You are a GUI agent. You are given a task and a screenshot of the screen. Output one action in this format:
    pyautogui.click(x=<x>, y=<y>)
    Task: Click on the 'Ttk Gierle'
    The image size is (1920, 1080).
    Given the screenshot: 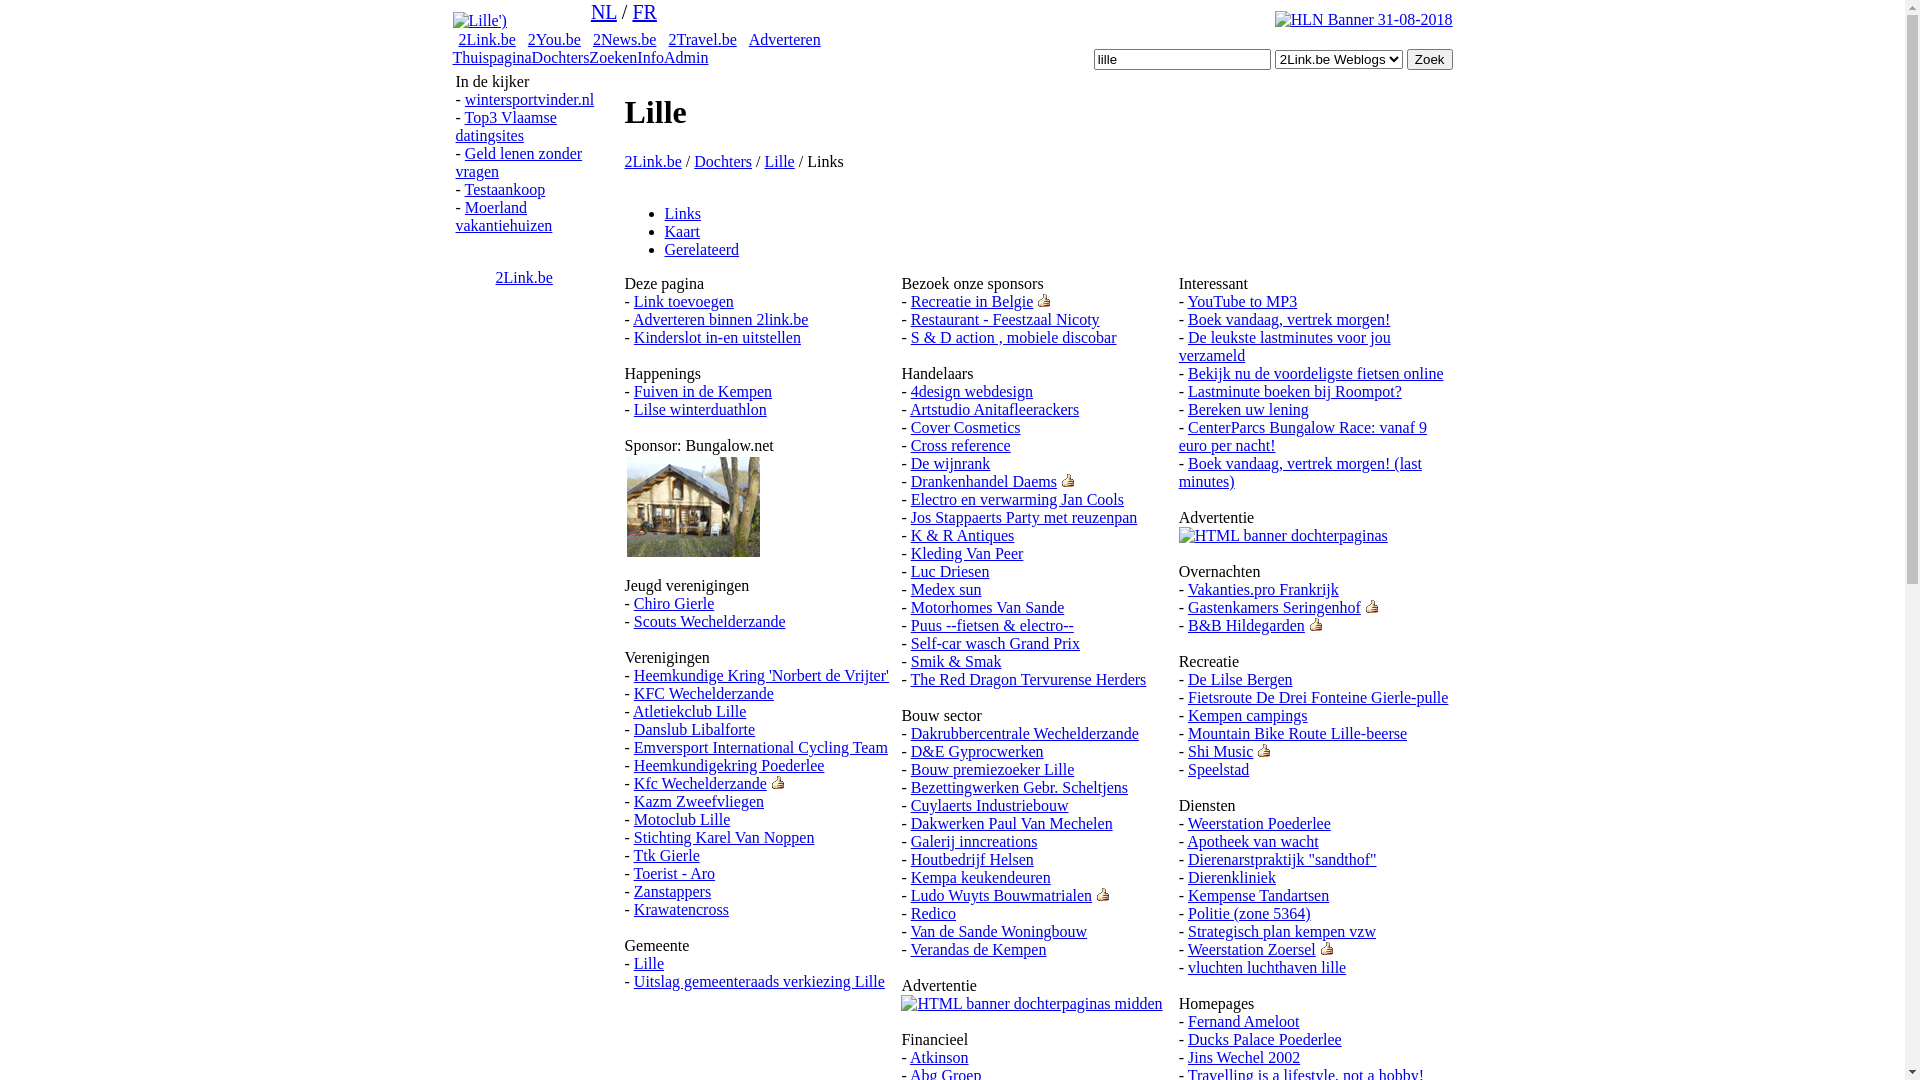 What is the action you would take?
    pyautogui.click(x=667, y=855)
    